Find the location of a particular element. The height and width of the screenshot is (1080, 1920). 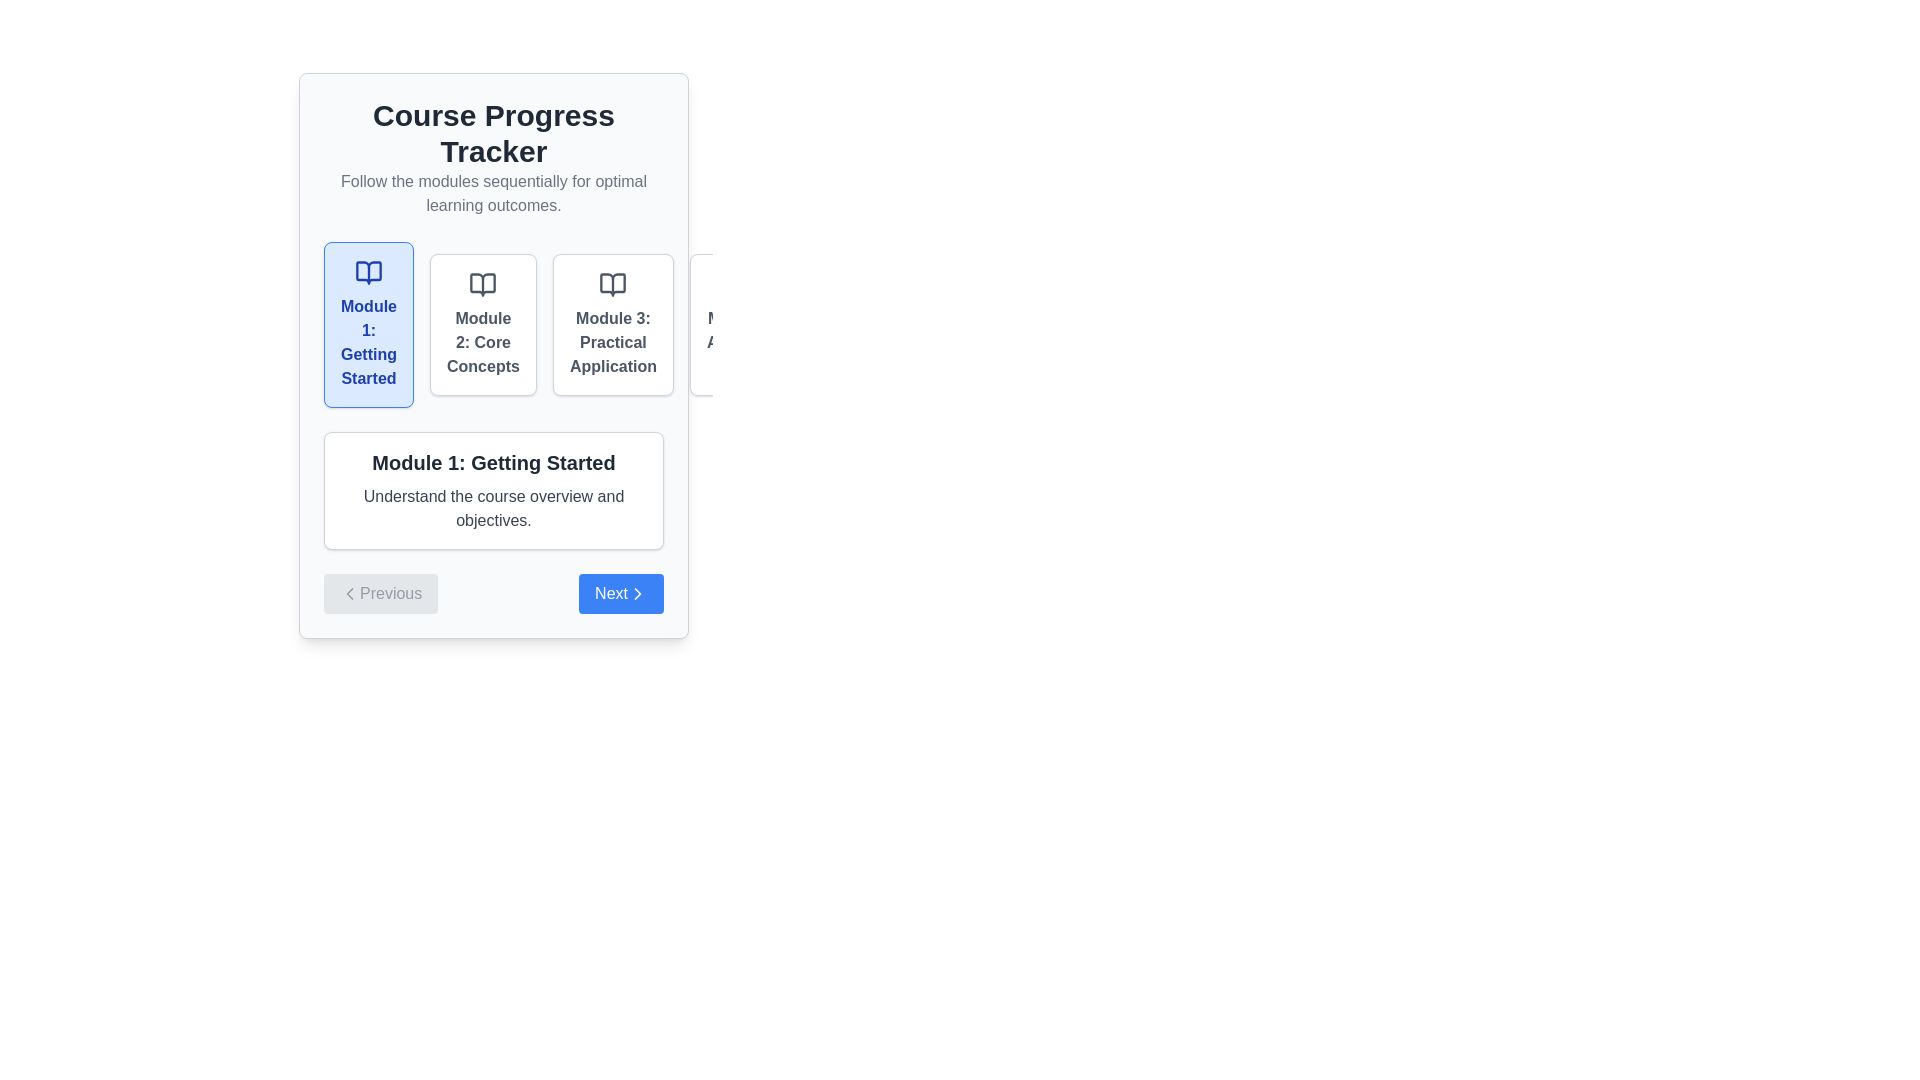

the Icon representing 'Module 2: Core Concepts' which symbolizes the reading or learning module, located centrally in the second module card is located at coordinates (483, 285).